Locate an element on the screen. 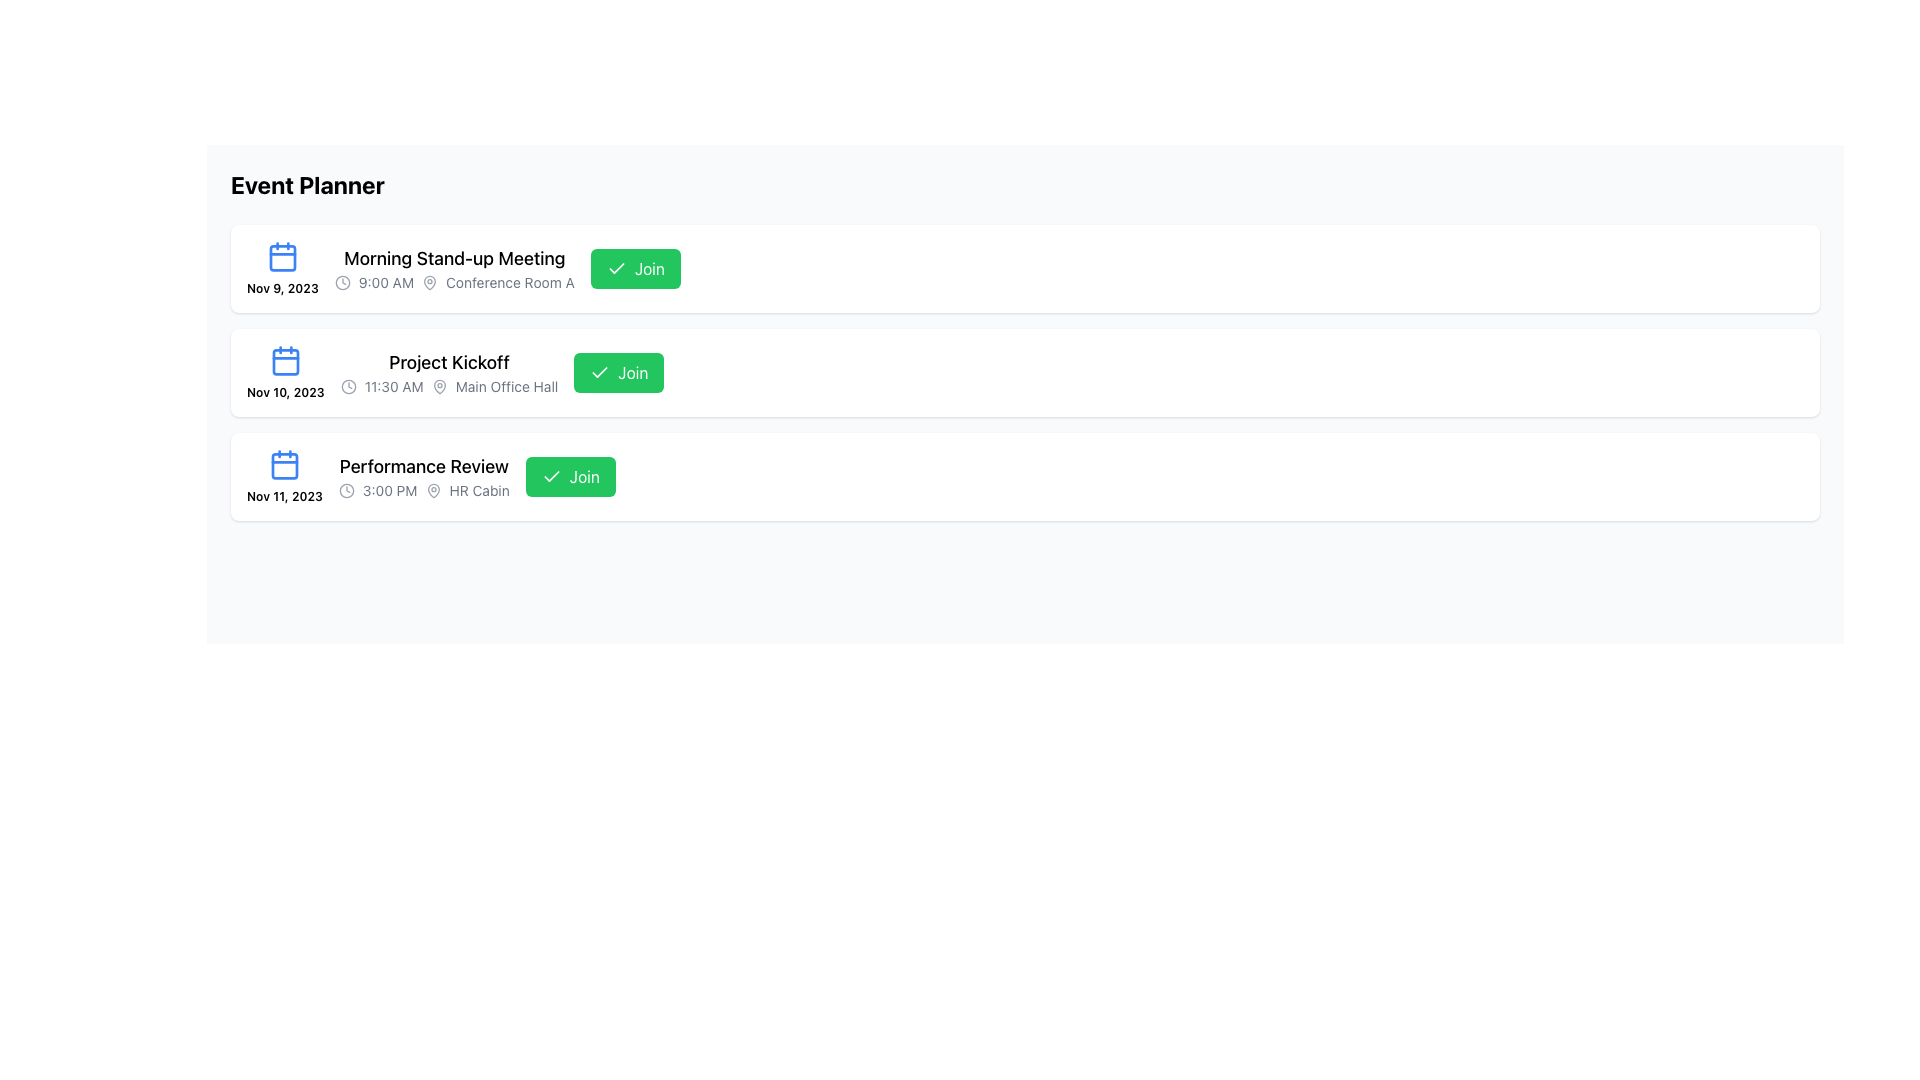  information displayed in the text segment that shows '9:00 AM' and 'Conference Room A', which includes icons of a clock and a location pin, positioned below 'Morning Stand-up Meeting' is located at coordinates (453, 282).